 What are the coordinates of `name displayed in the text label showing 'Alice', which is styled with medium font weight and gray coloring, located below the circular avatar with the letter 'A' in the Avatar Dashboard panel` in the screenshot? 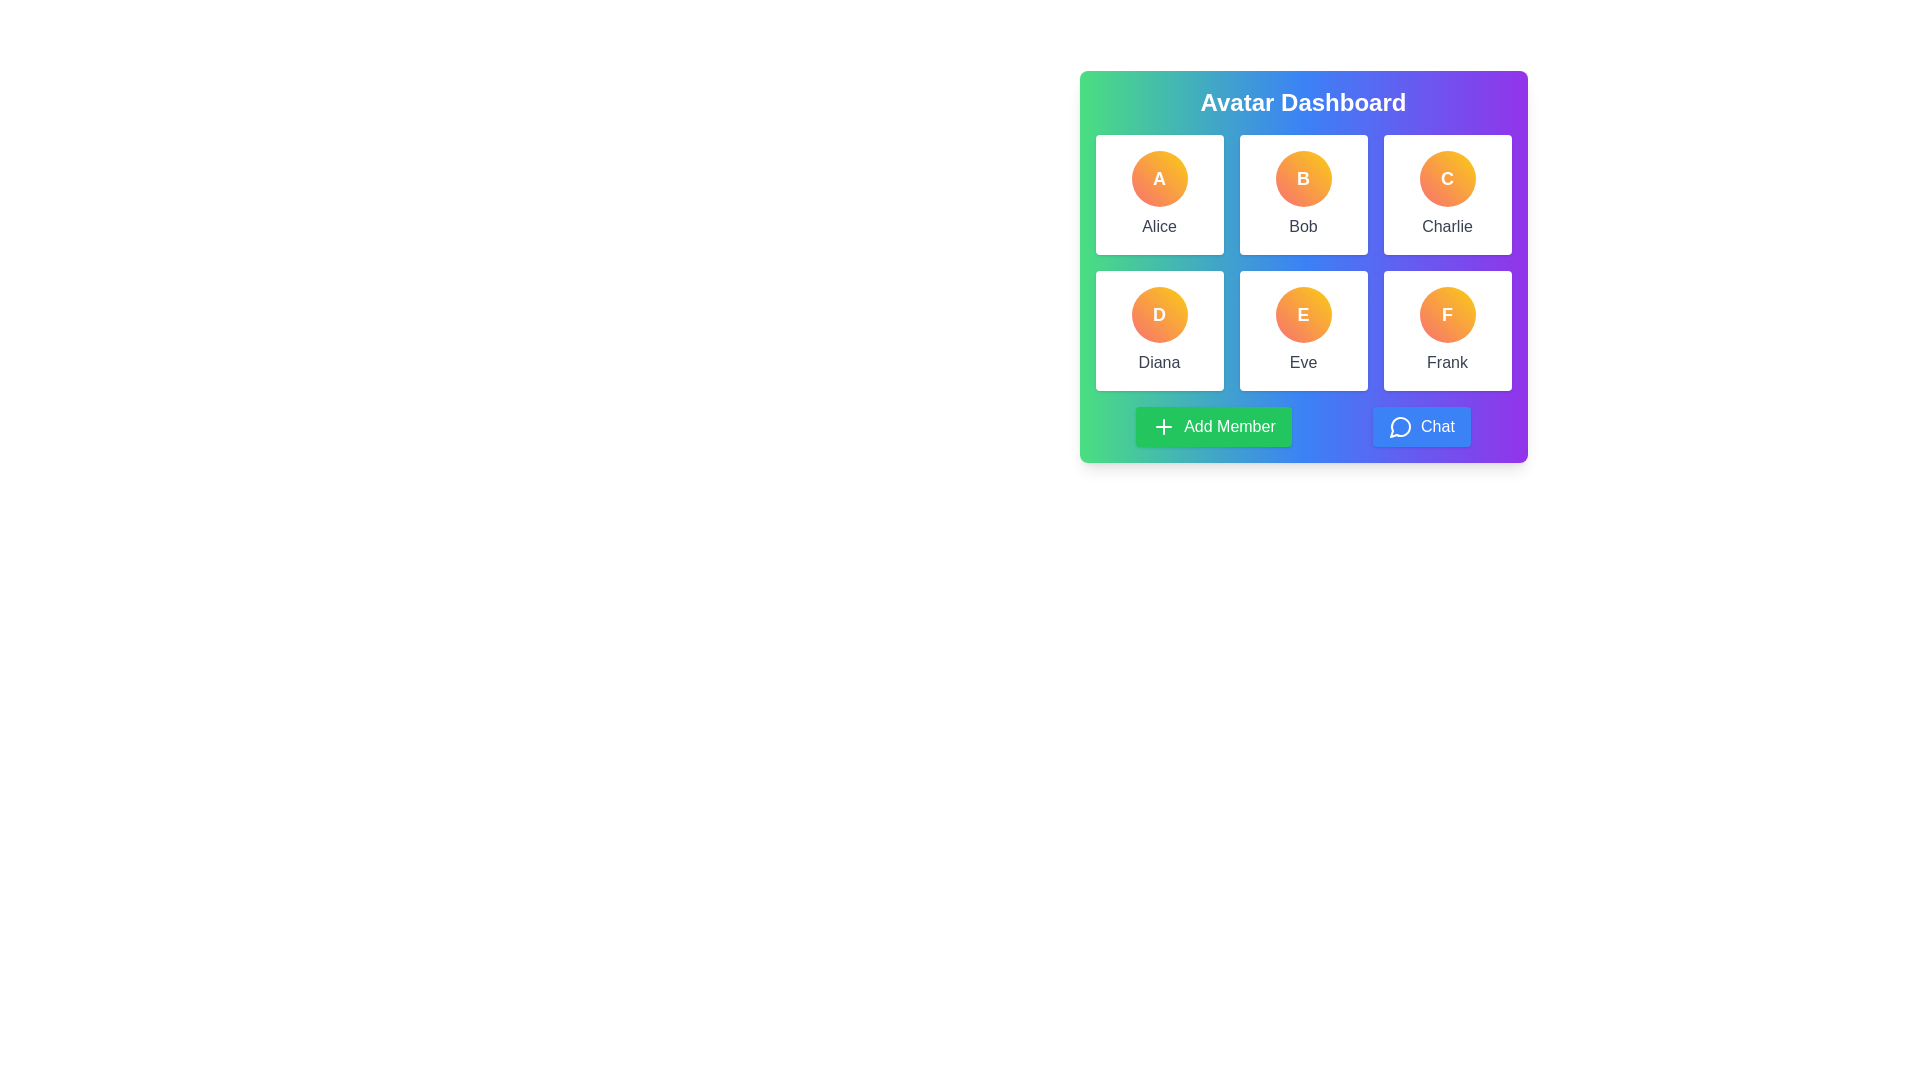 It's located at (1159, 226).